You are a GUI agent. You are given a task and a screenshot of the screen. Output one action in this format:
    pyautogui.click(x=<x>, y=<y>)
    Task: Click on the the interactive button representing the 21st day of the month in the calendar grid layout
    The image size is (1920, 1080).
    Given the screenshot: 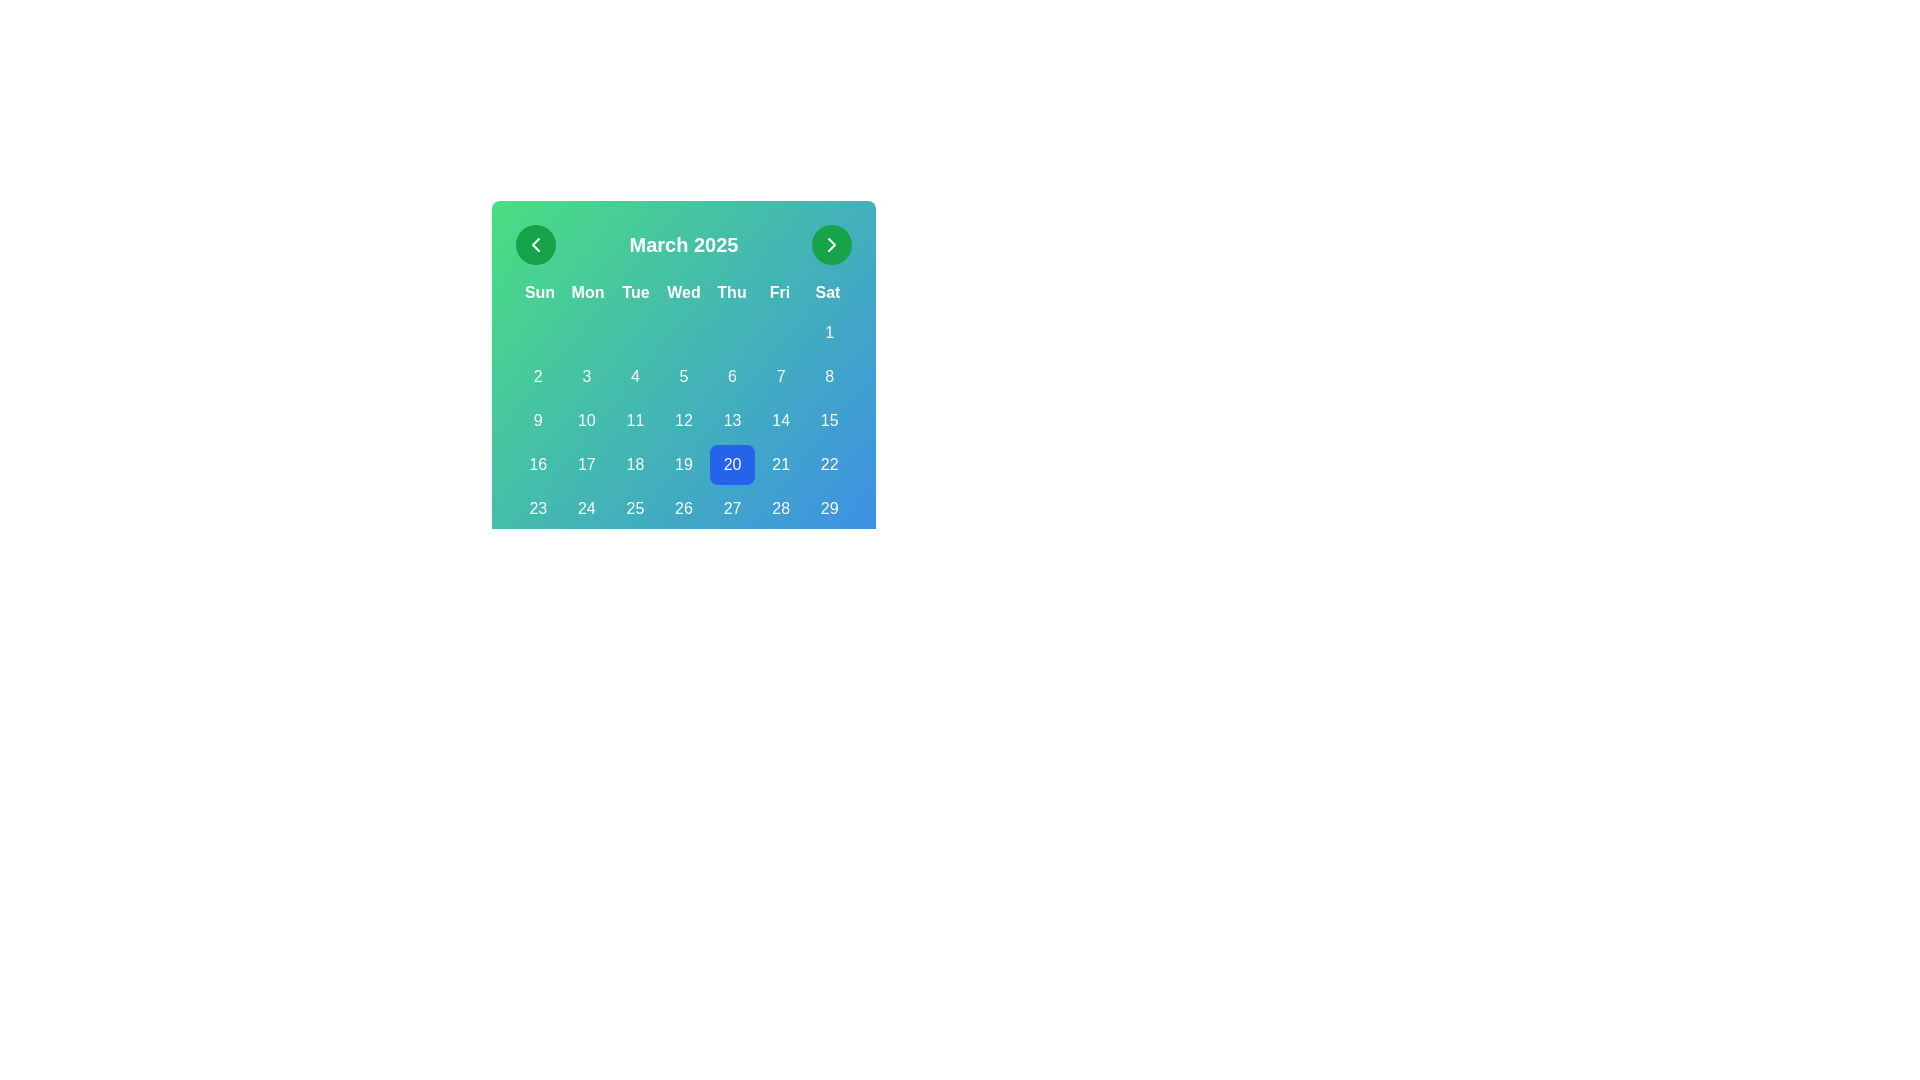 What is the action you would take?
    pyautogui.click(x=780, y=465)
    